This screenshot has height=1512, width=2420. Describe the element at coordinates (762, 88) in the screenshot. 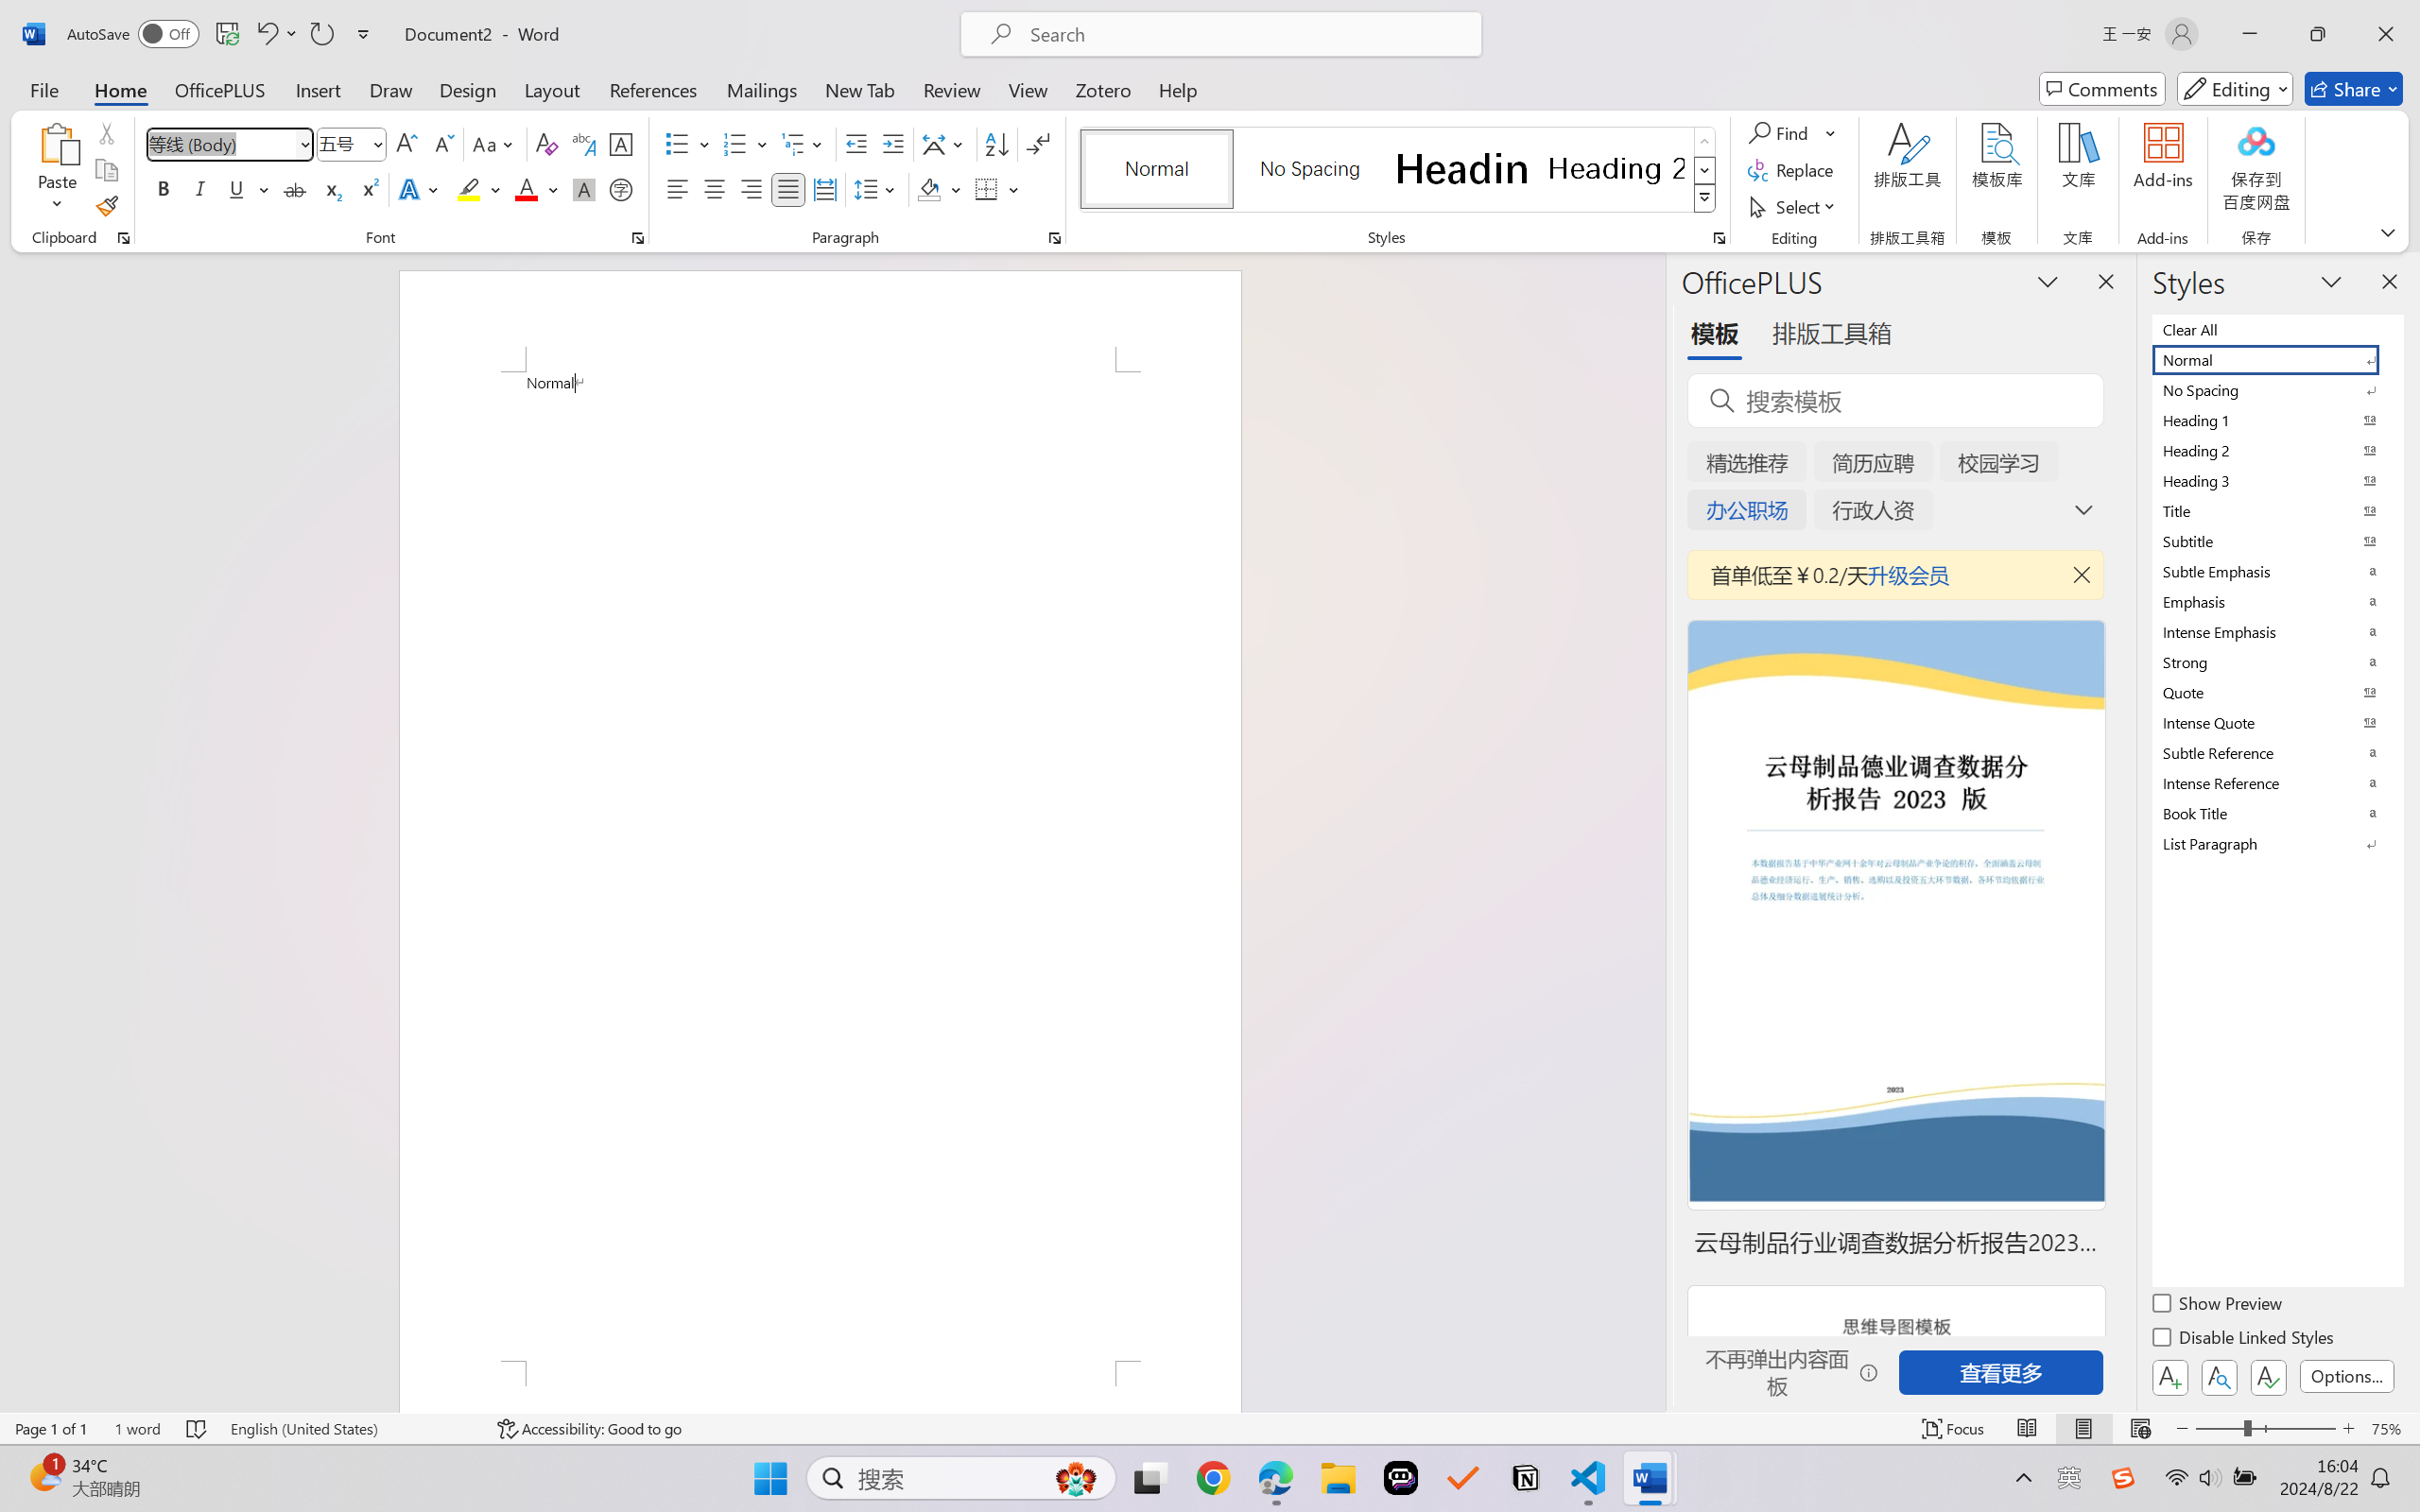

I see `'Mailings'` at that location.